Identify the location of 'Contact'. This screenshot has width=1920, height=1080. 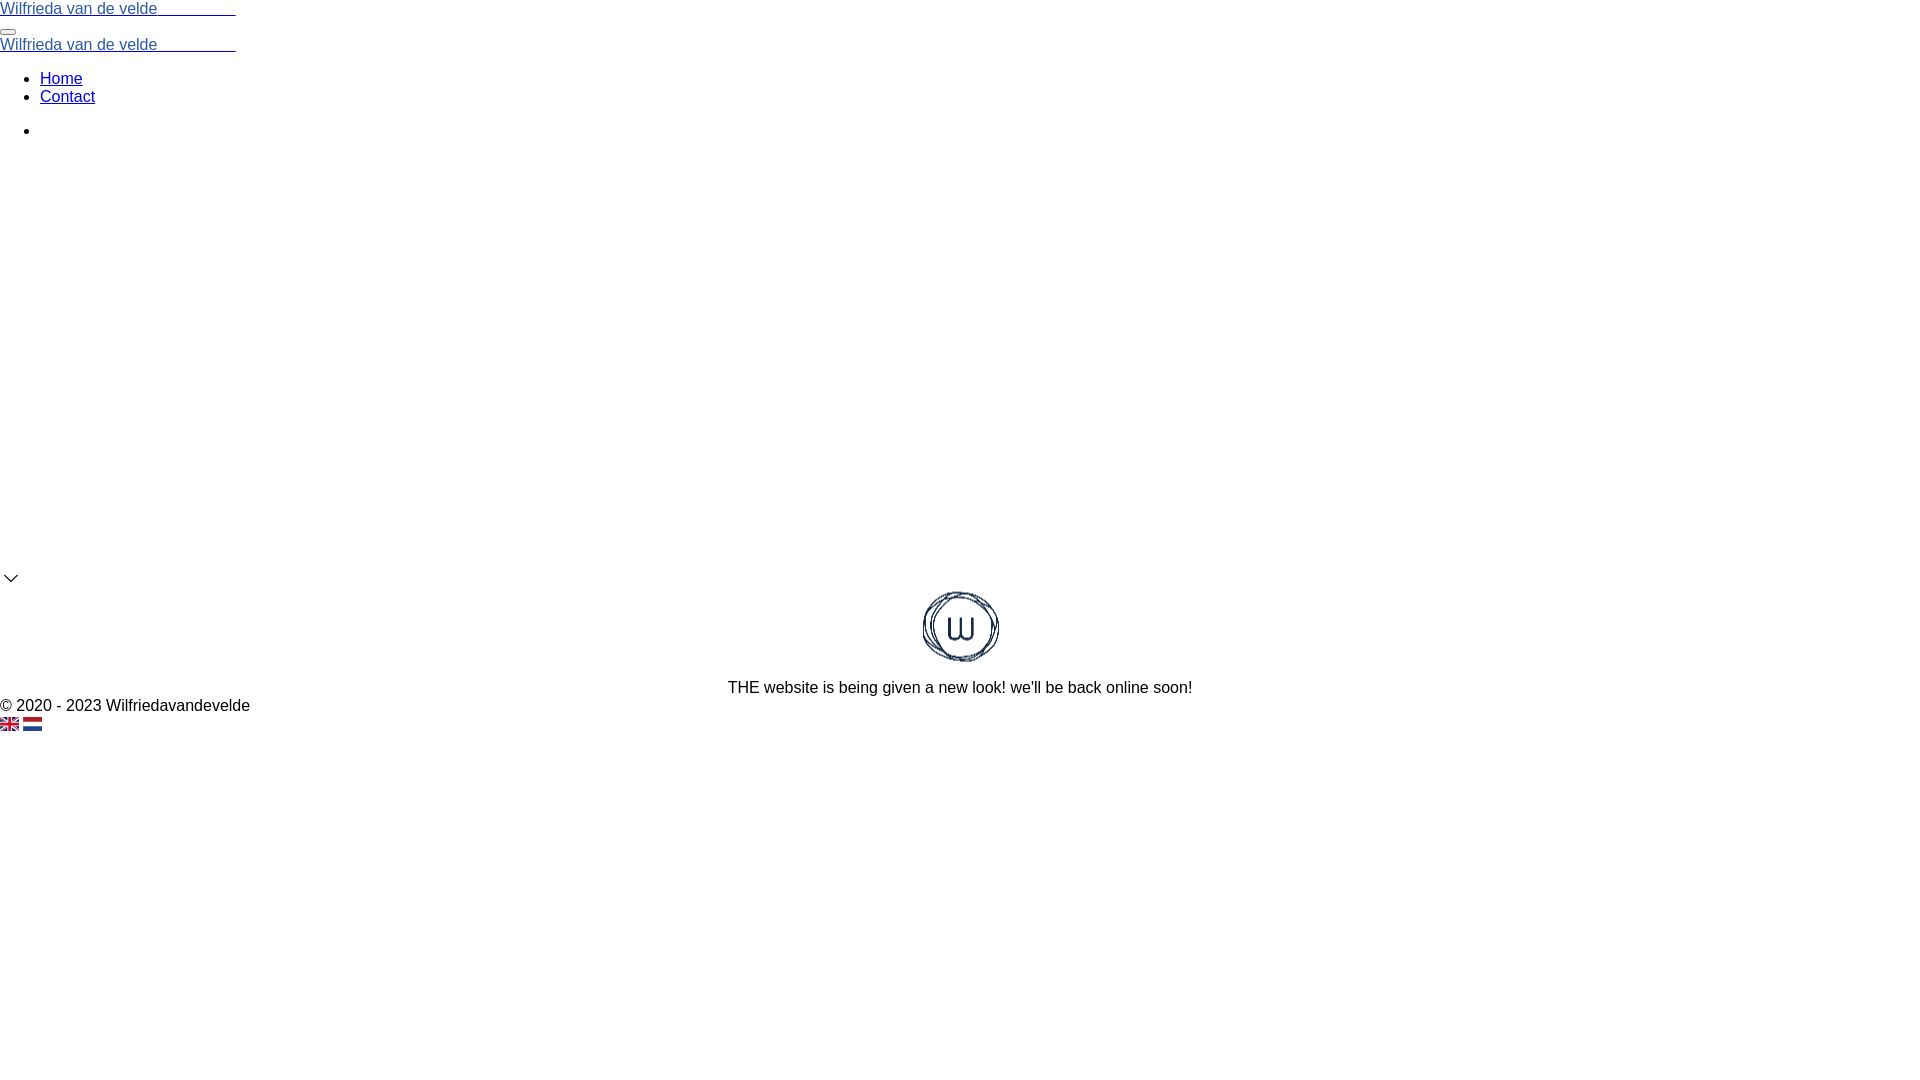
(67, 96).